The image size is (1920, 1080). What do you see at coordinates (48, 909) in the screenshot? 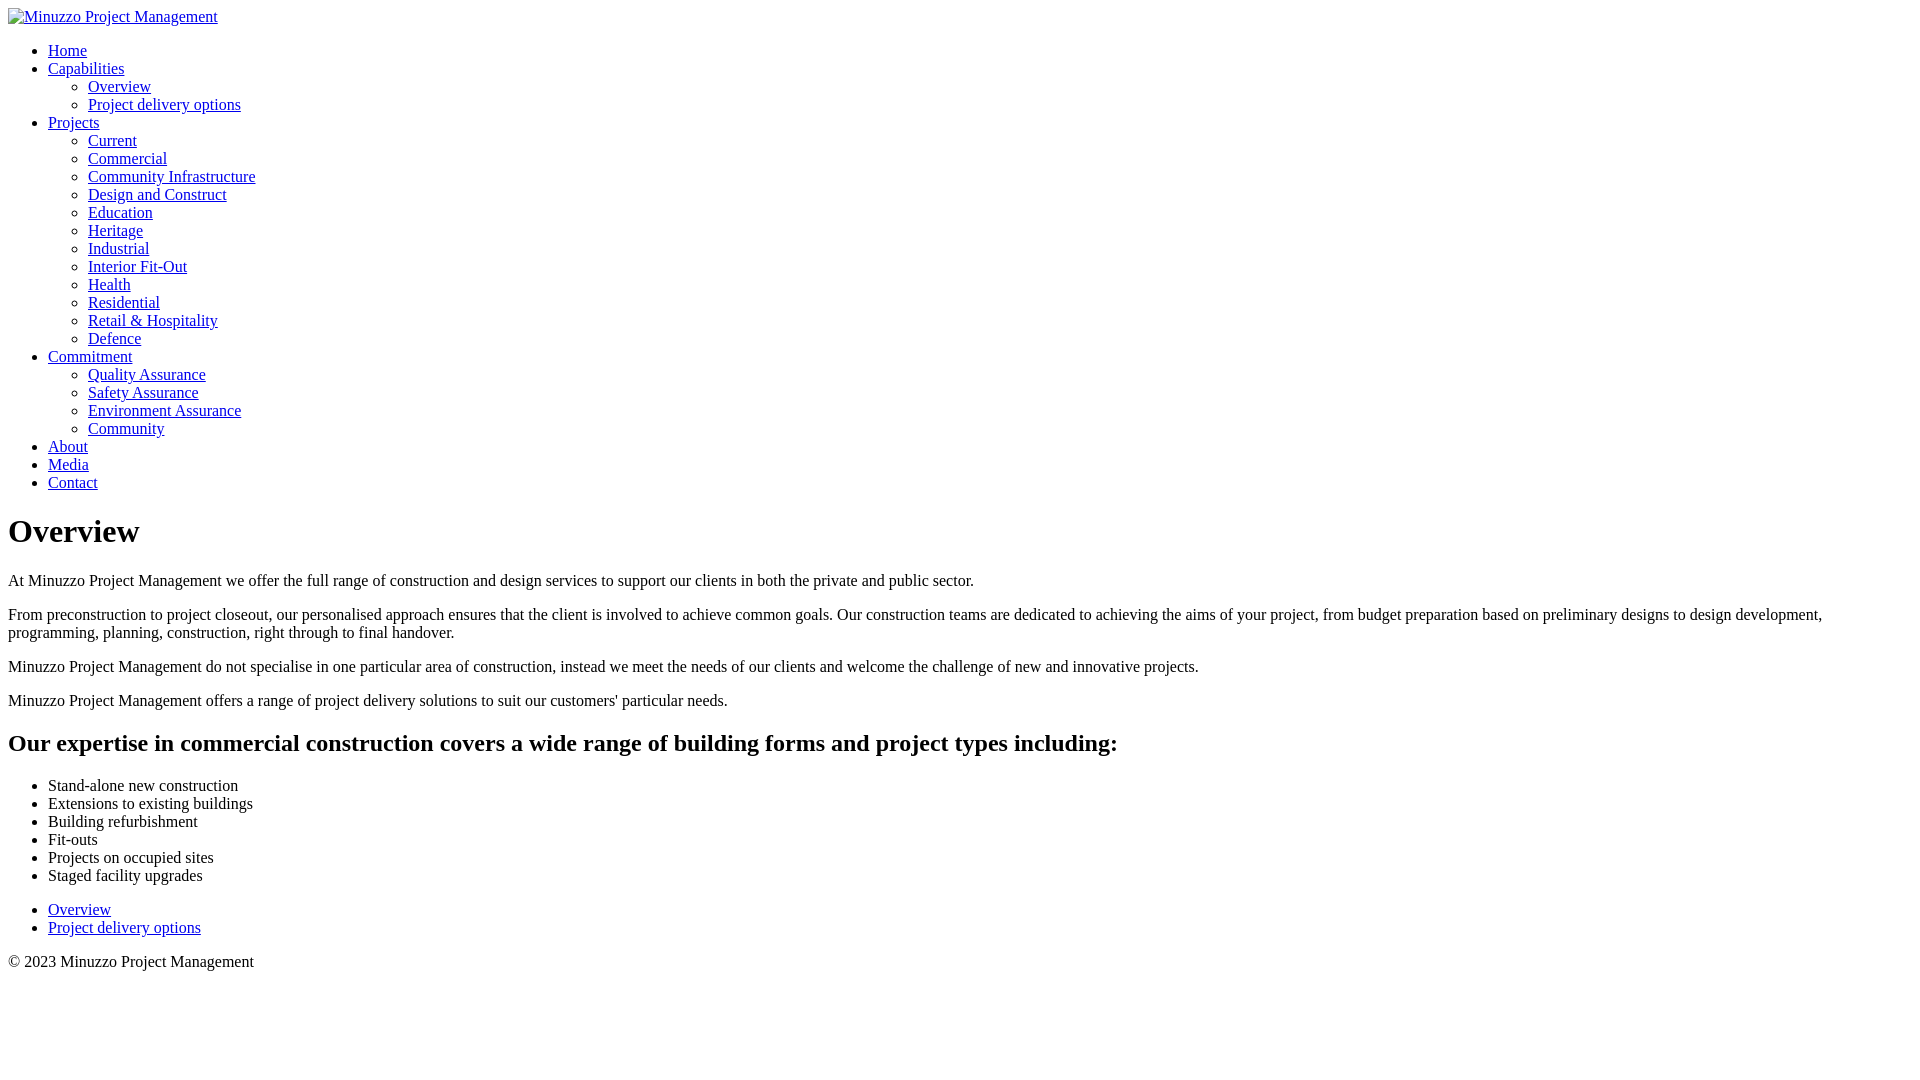
I see `'Overview'` at bounding box center [48, 909].